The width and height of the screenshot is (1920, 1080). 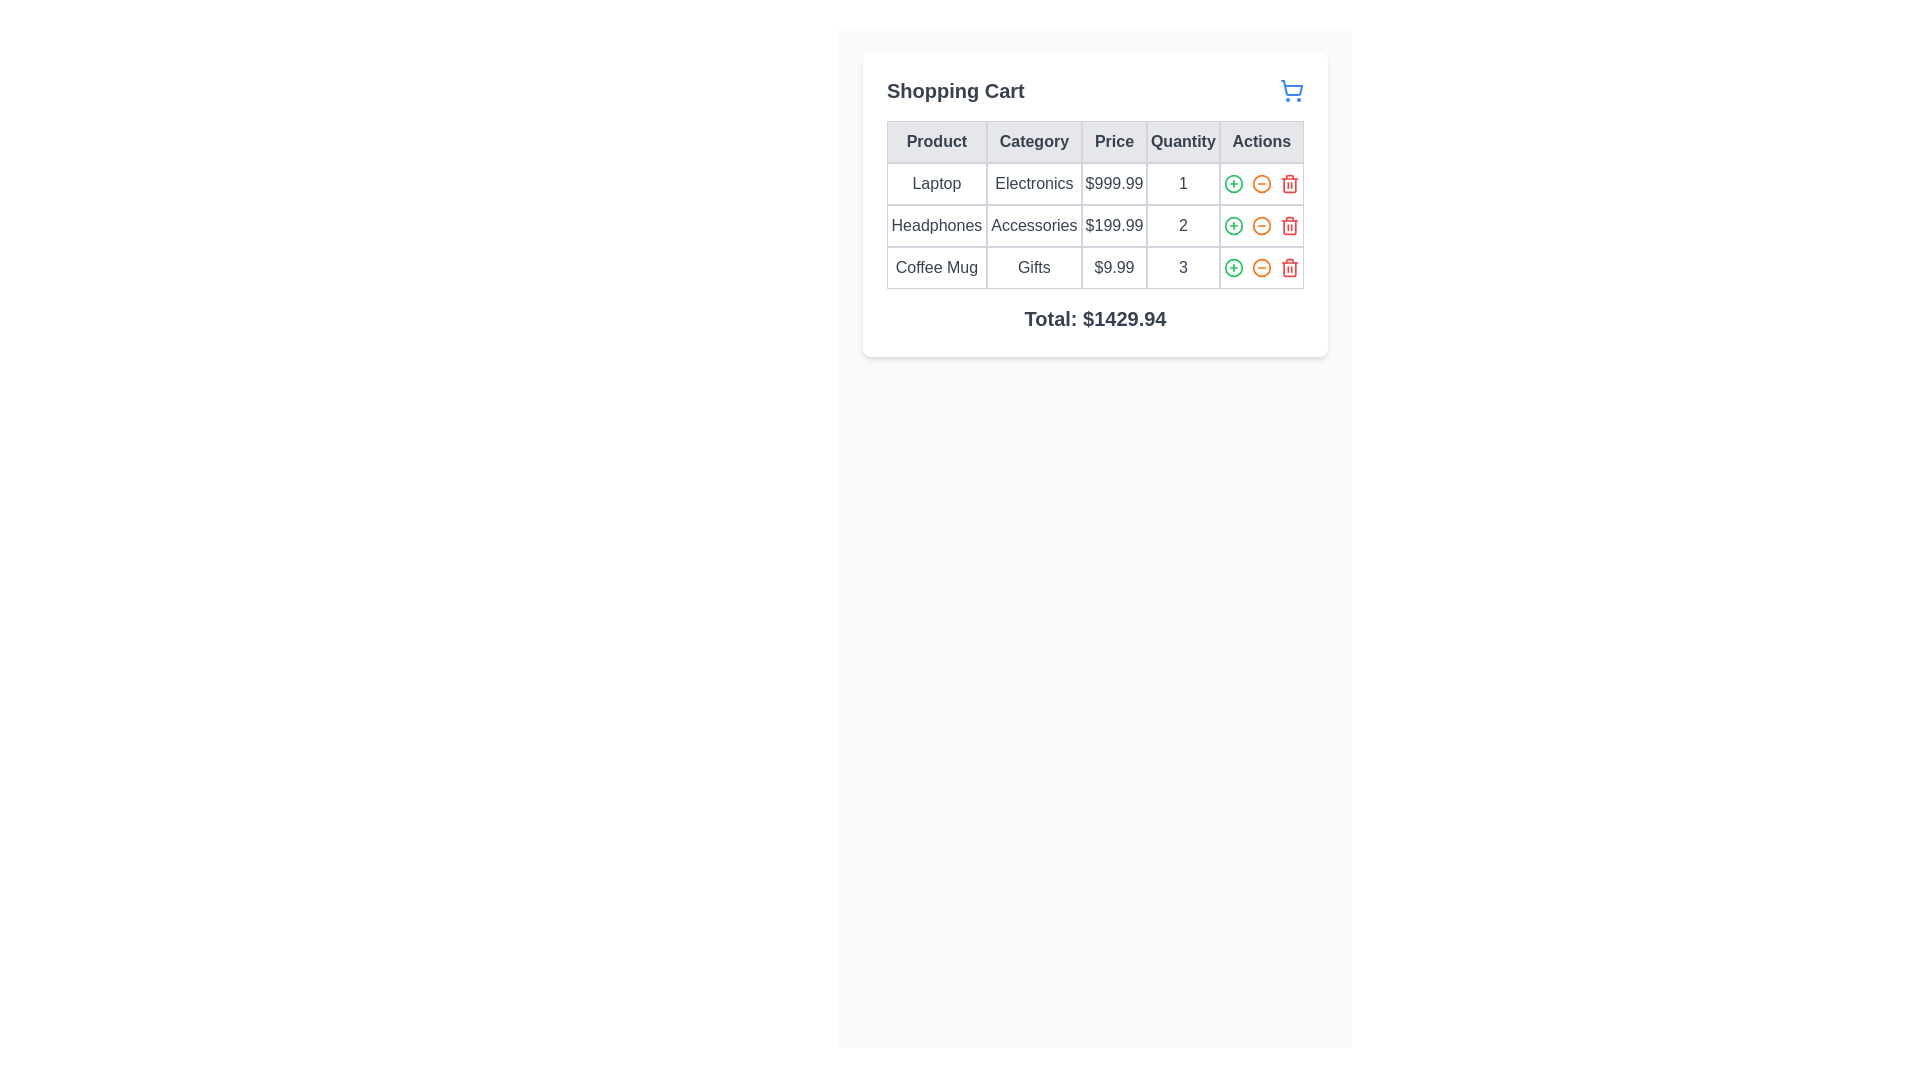 What do you see at coordinates (1289, 225) in the screenshot?
I see `the delete icon button located in the 'Actions' column of the second row` at bounding box center [1289, 225].